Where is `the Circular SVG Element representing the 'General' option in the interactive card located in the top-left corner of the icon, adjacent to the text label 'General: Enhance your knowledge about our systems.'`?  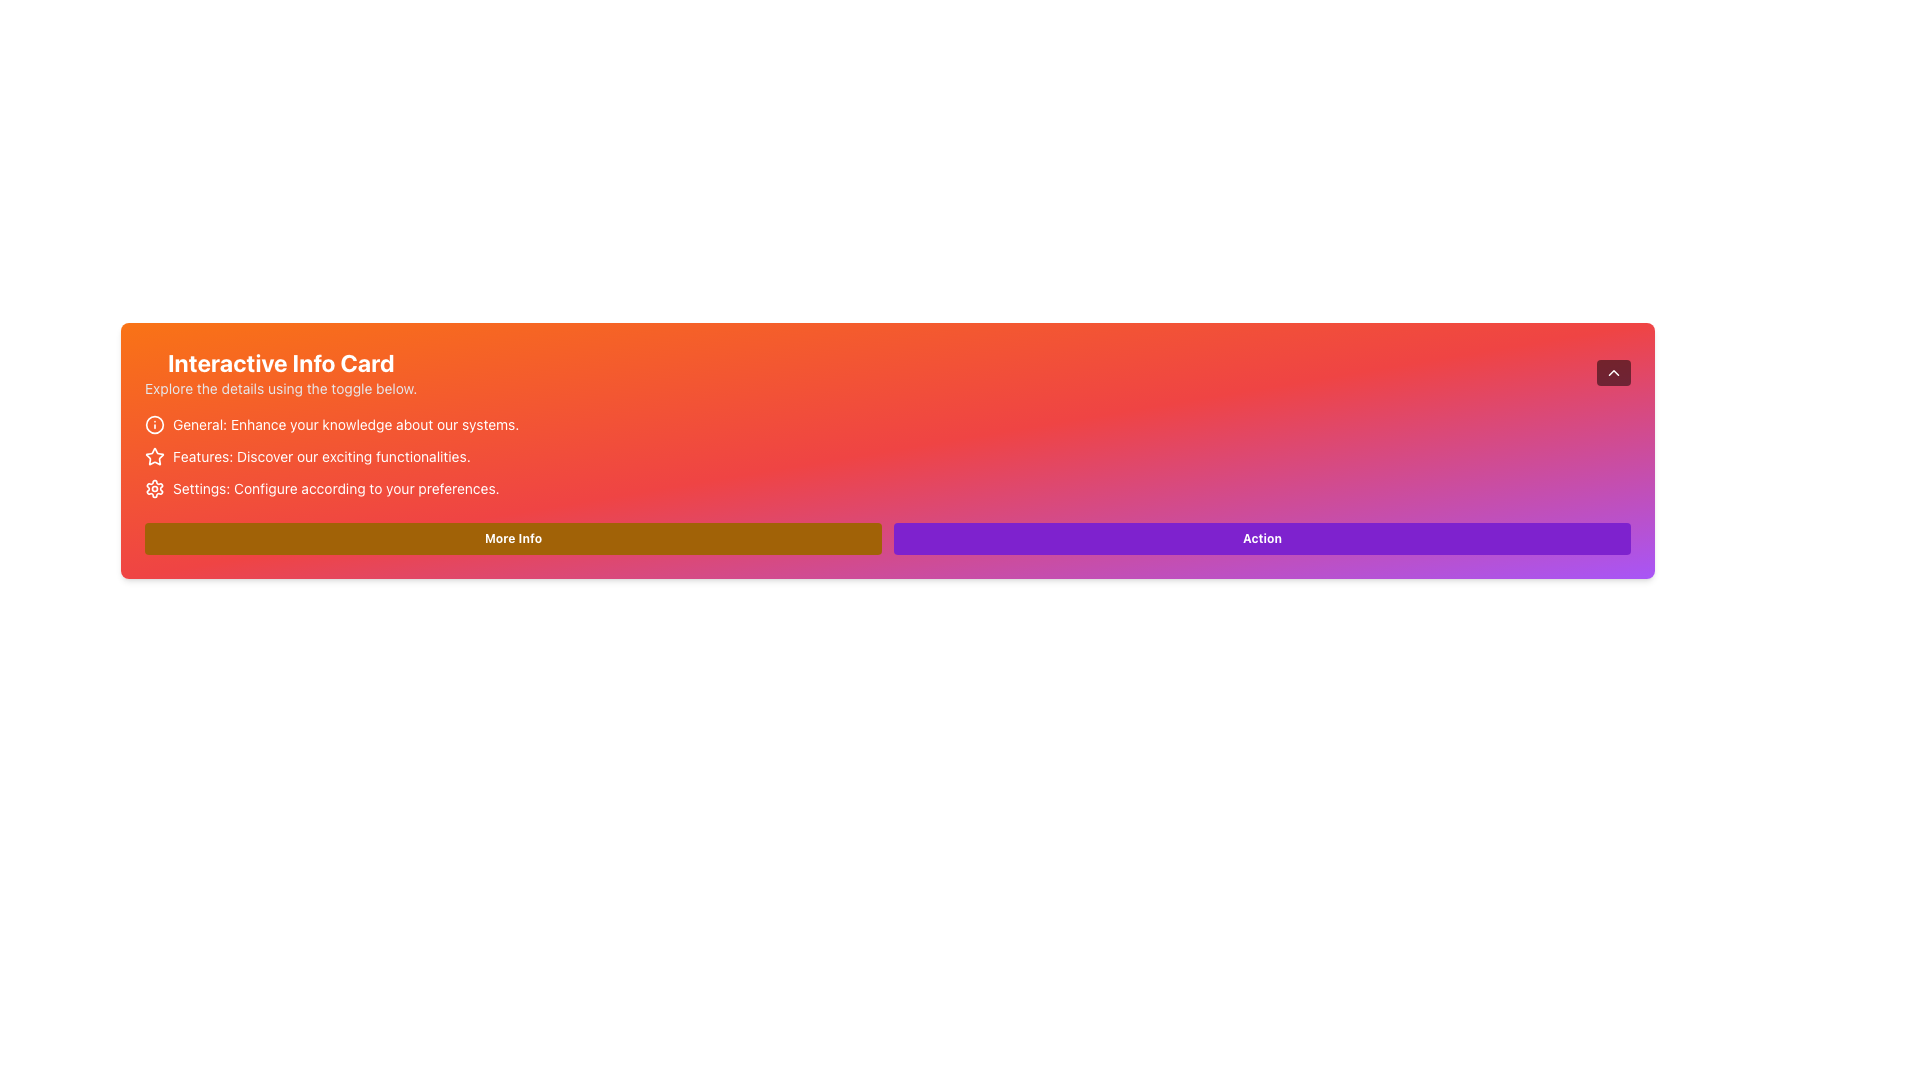 the Circular SVG Element representing the 'General' option in the interactive card located in the top-left corner of the icon, adjacent to the text label 'General: Enhance your knowledge about our systems.' is located at coordinates (153, 423).